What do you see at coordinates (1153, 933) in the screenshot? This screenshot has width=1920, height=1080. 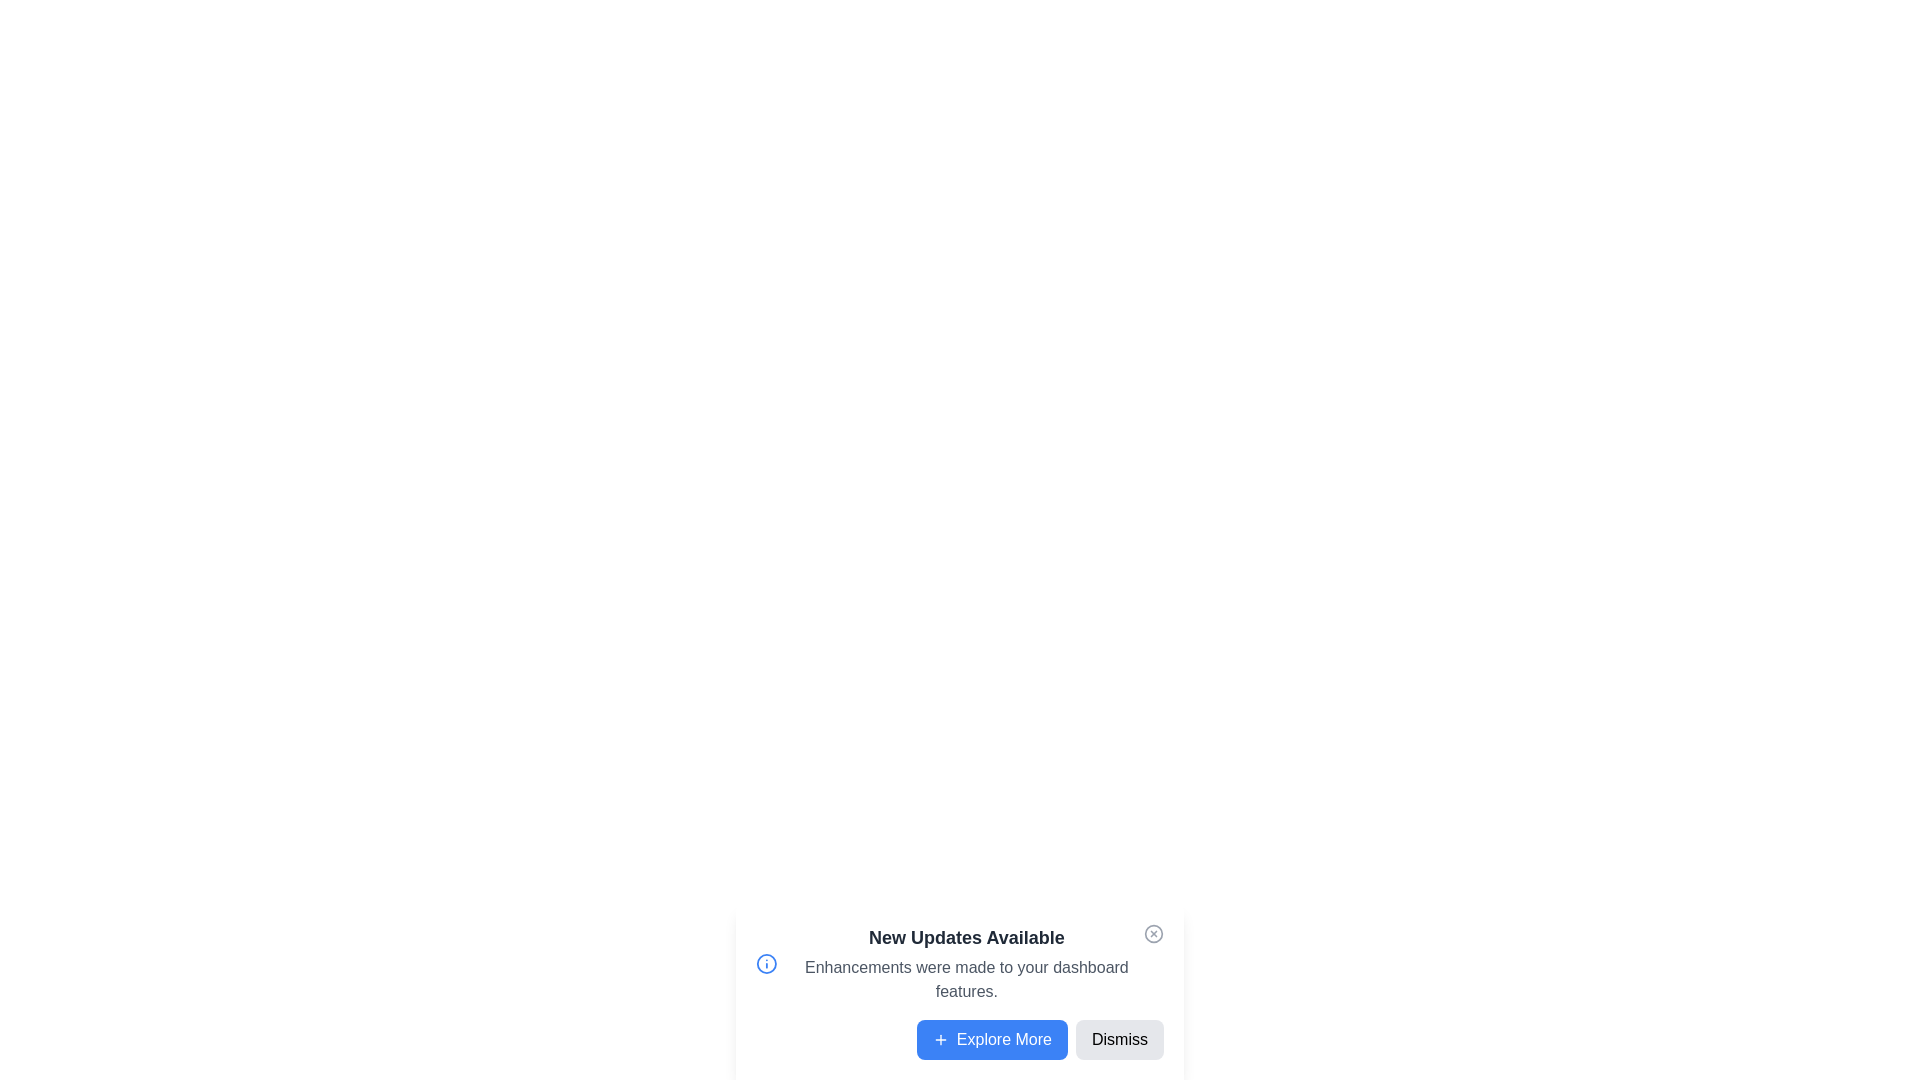 I see `the close button to close the notification panel` at bounding box center [1153, 933].